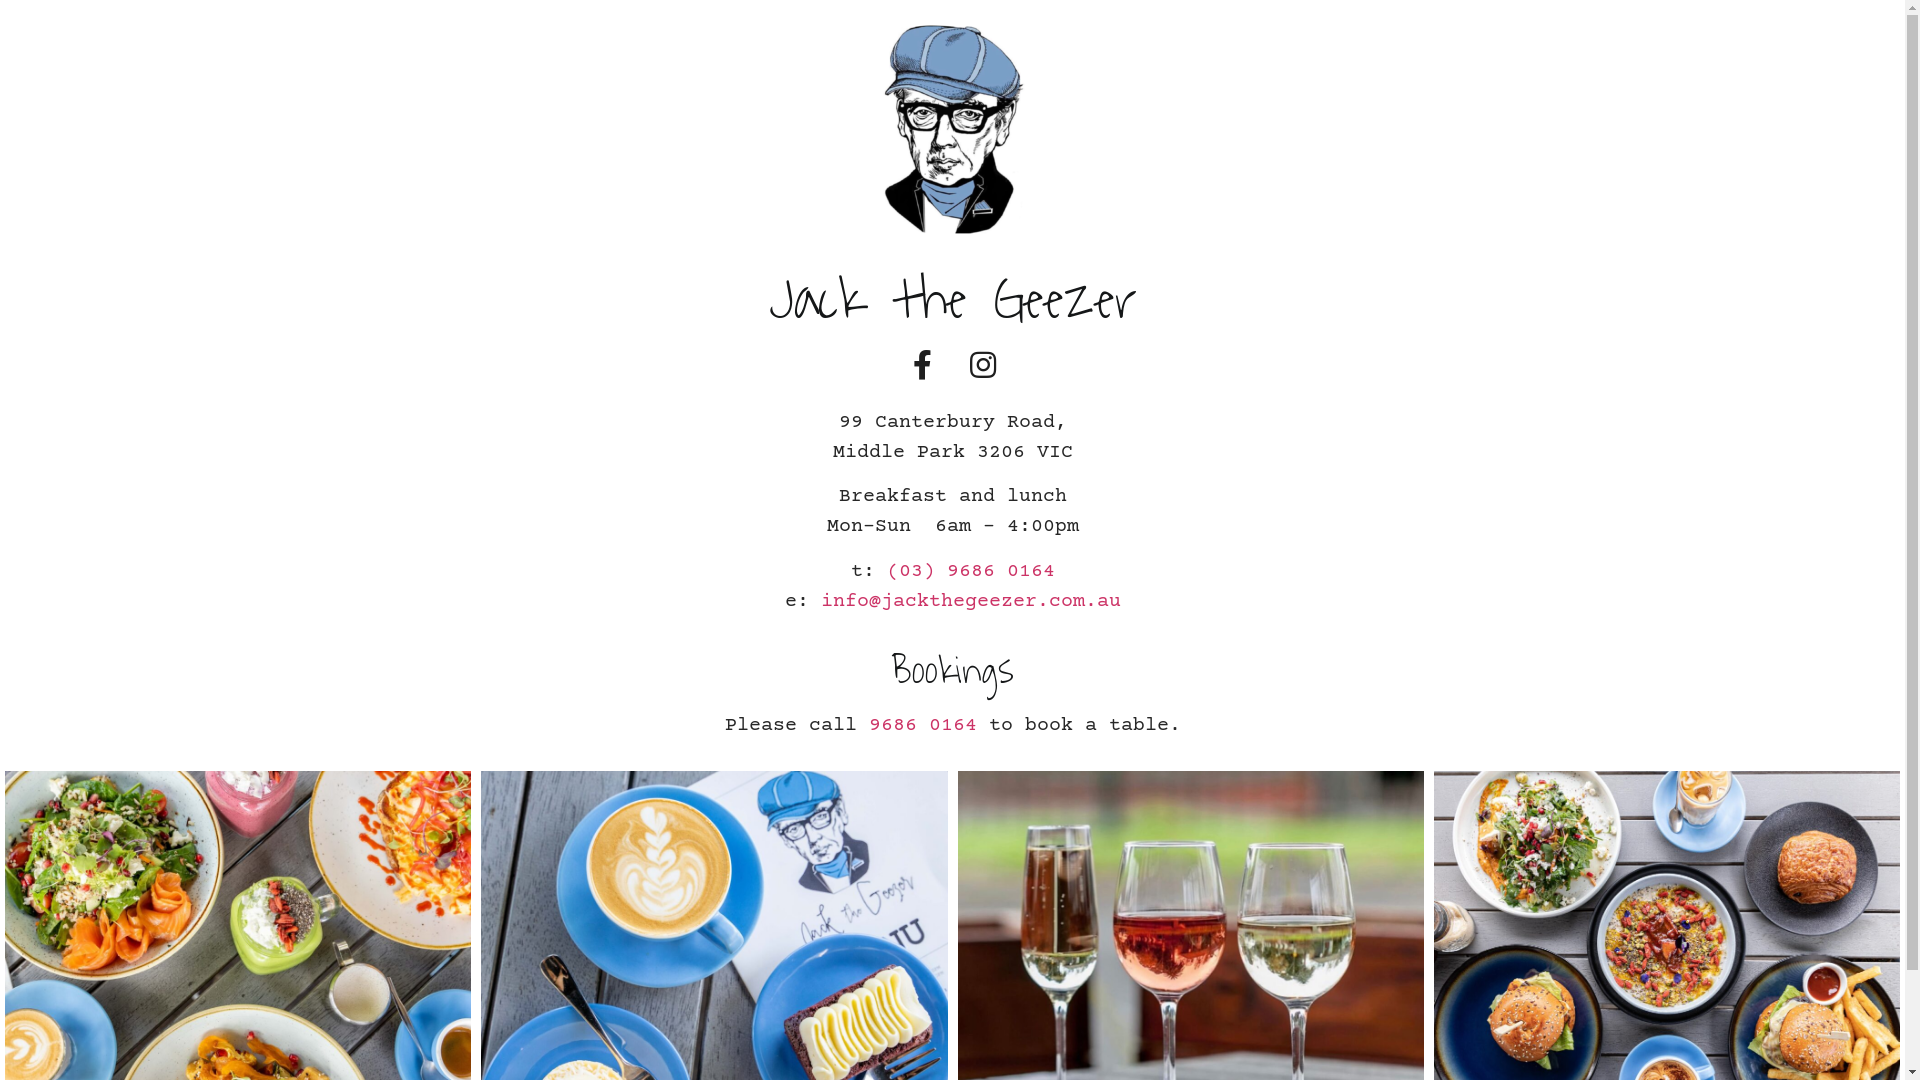  What do you see at coordinates (969, 571) in the screenshot?
I see `'(03) 9686 0164'` at bounding box center [969, 571].